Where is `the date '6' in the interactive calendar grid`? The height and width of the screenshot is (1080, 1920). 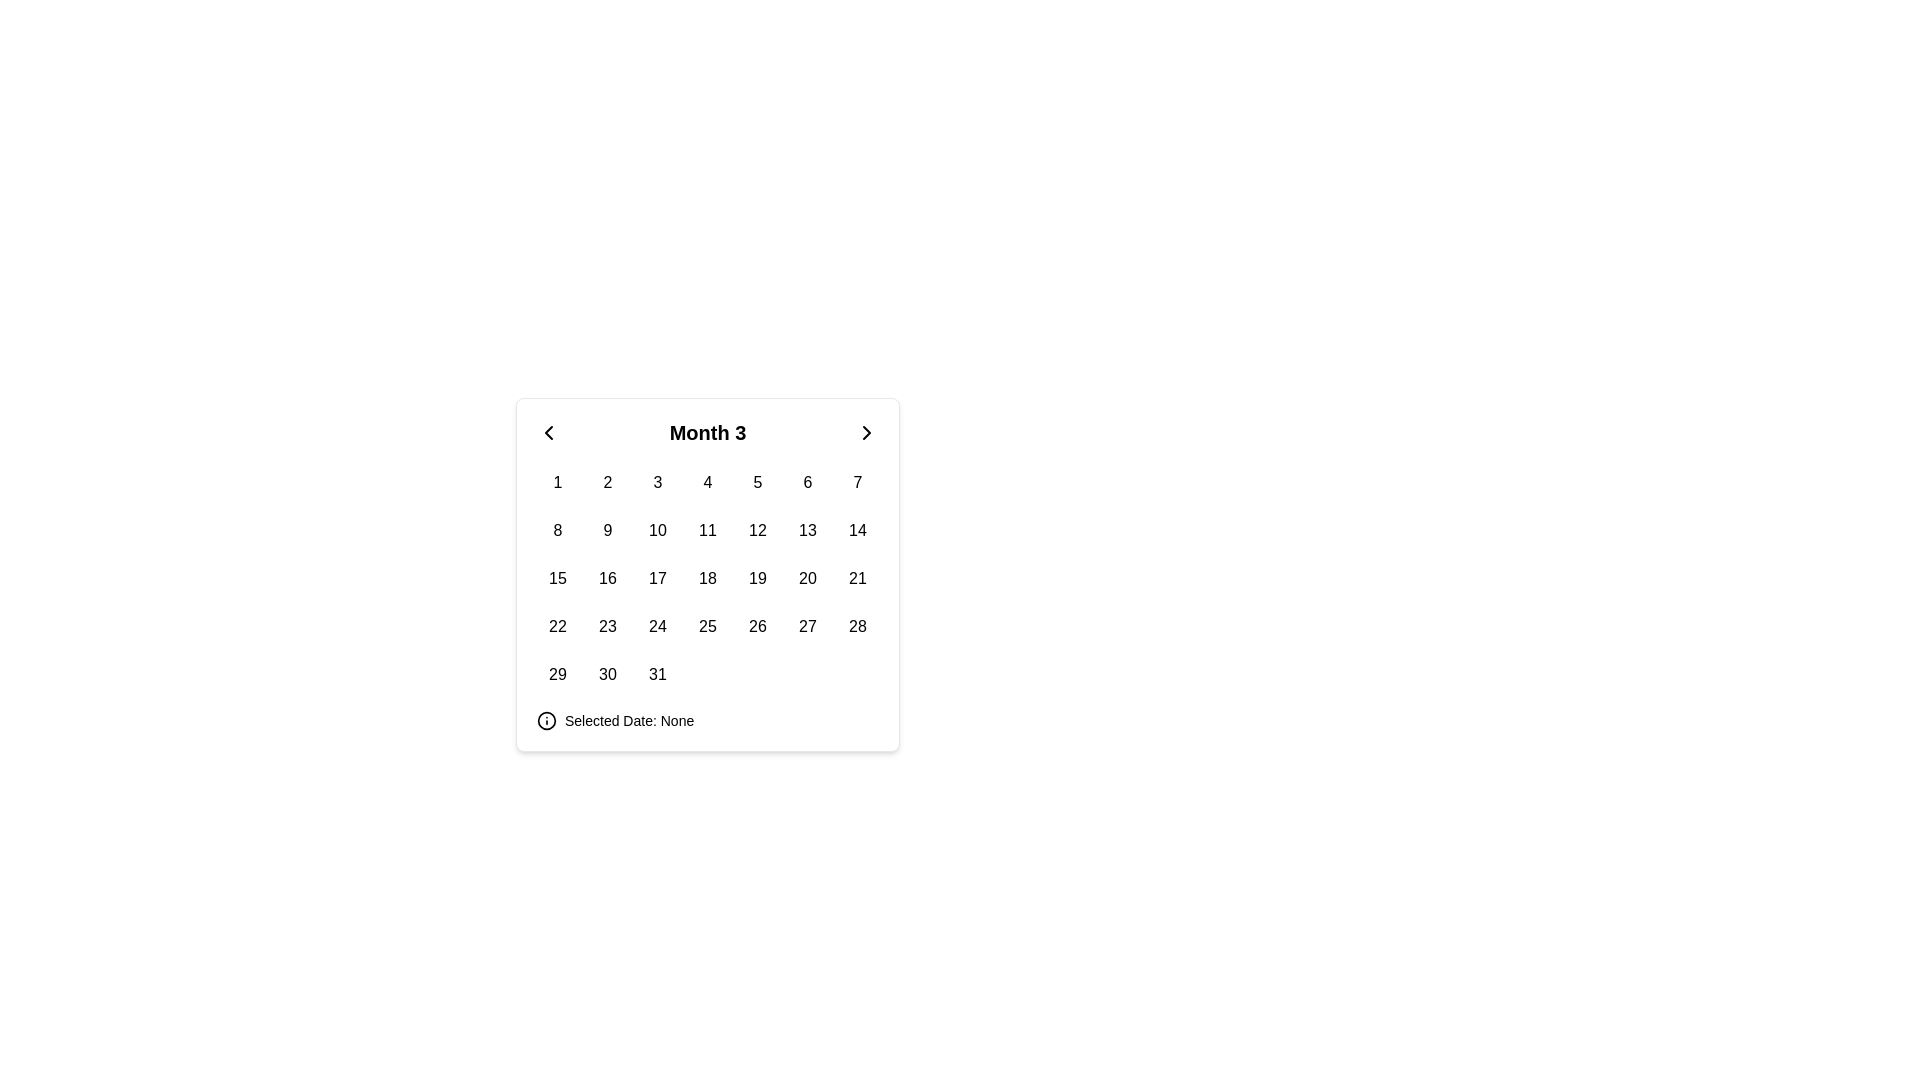 the date '6' in the interactive calendar grid is located at coordinates (807, 482).